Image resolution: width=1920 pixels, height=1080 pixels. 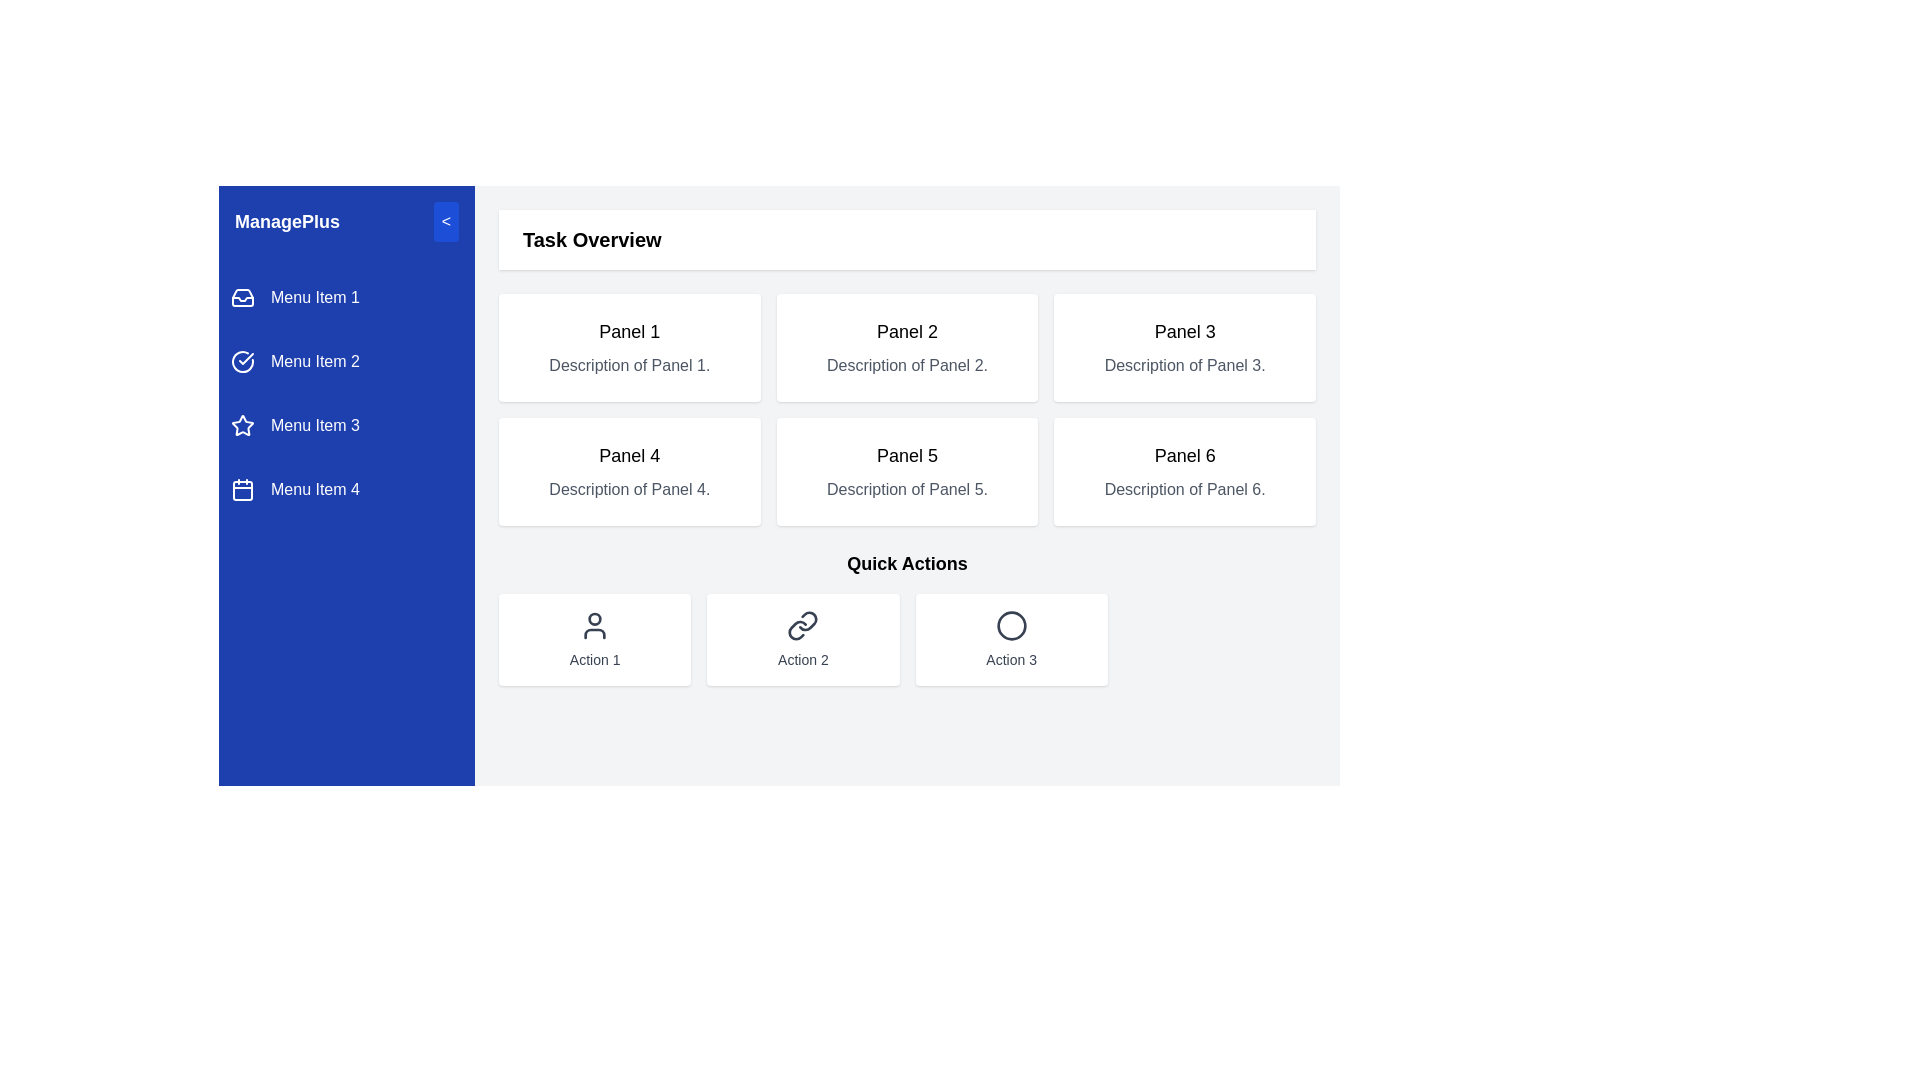 I want to click on the Informational panel identified as 'Panel 5', which features a white background, shadowed borders, and contains the text 'Panel 5' and 'Description of Panel 5.', so click(x=906, y=471).